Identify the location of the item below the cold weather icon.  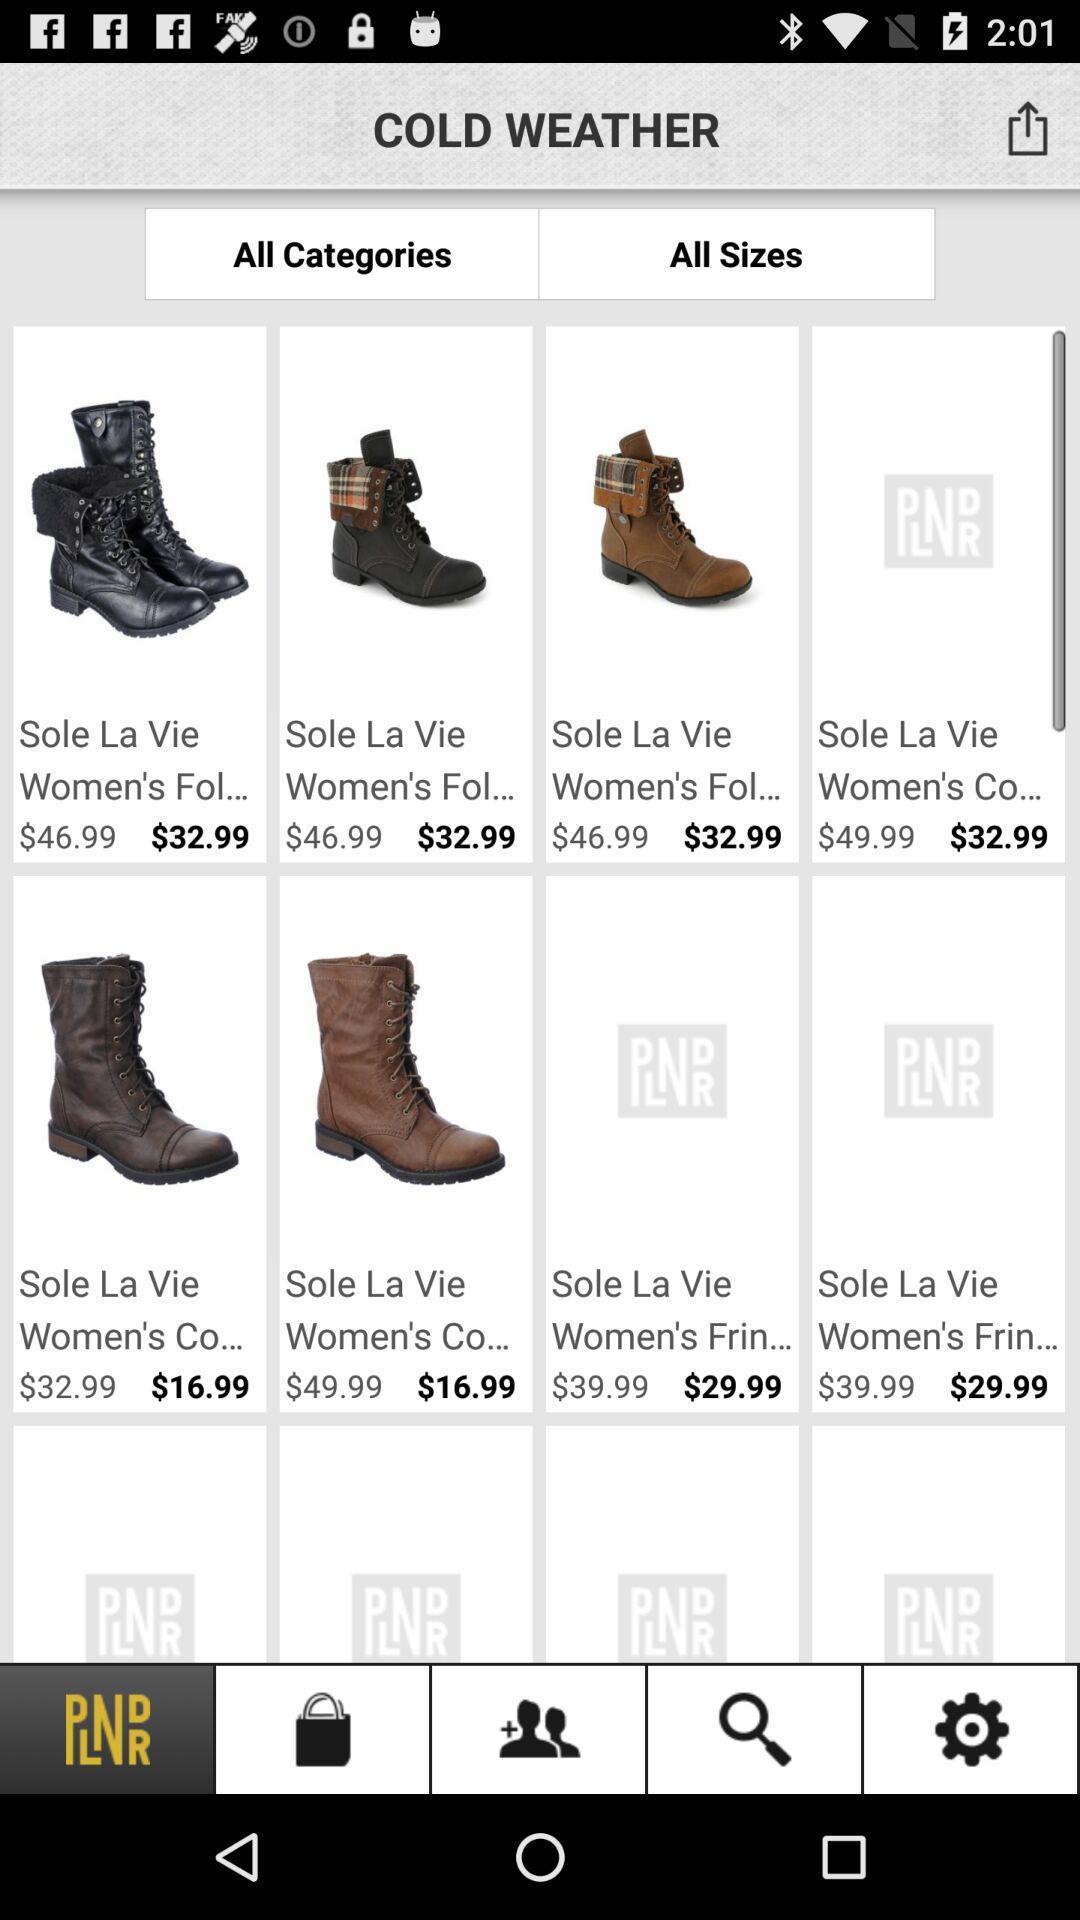
(736, 252).